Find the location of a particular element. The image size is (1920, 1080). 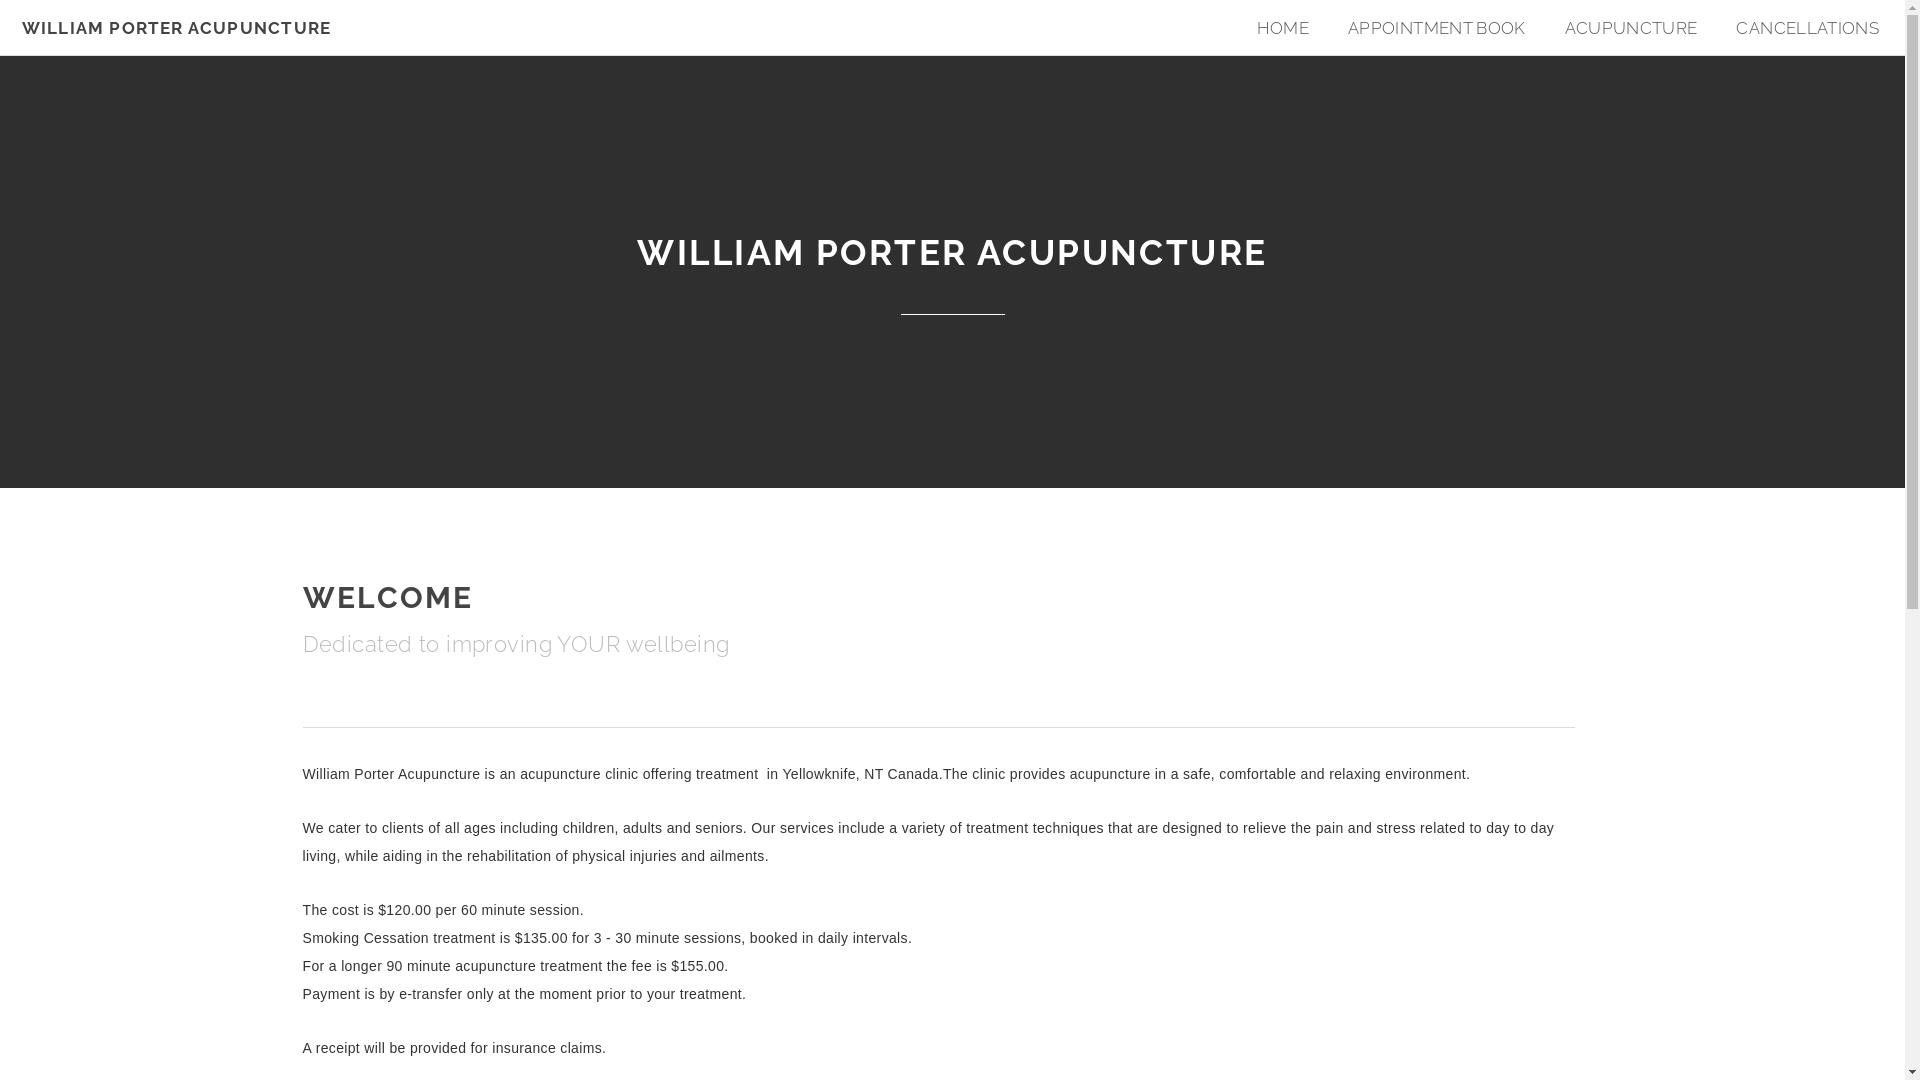

'WILLIAM PORTER ACUPUNCTURE' is located at coordinates (177, 27).